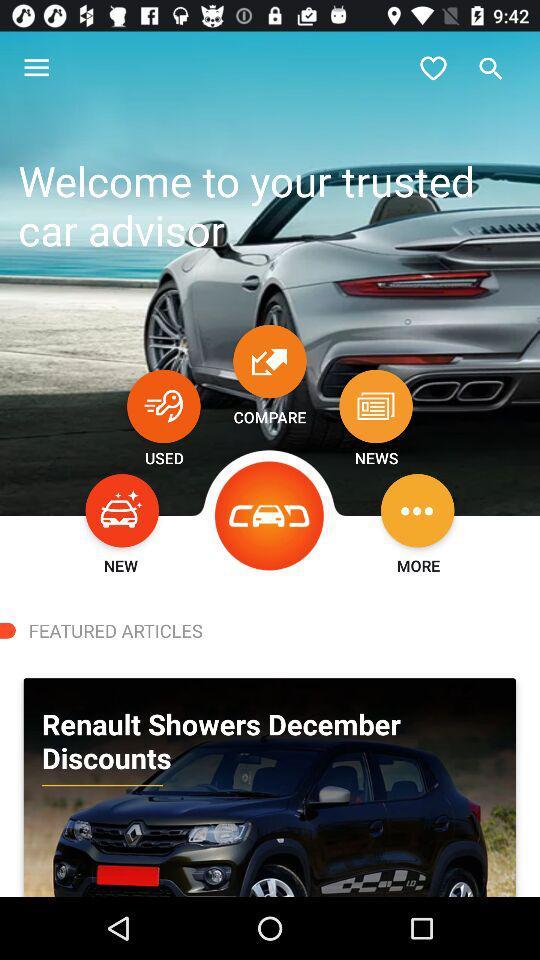 Image resolution: width=540 pixels, height=960 pixels. What do you see at coordinates (122, 509) in the screenshot?
I see `search new cars` at bounding box center [122, 509].